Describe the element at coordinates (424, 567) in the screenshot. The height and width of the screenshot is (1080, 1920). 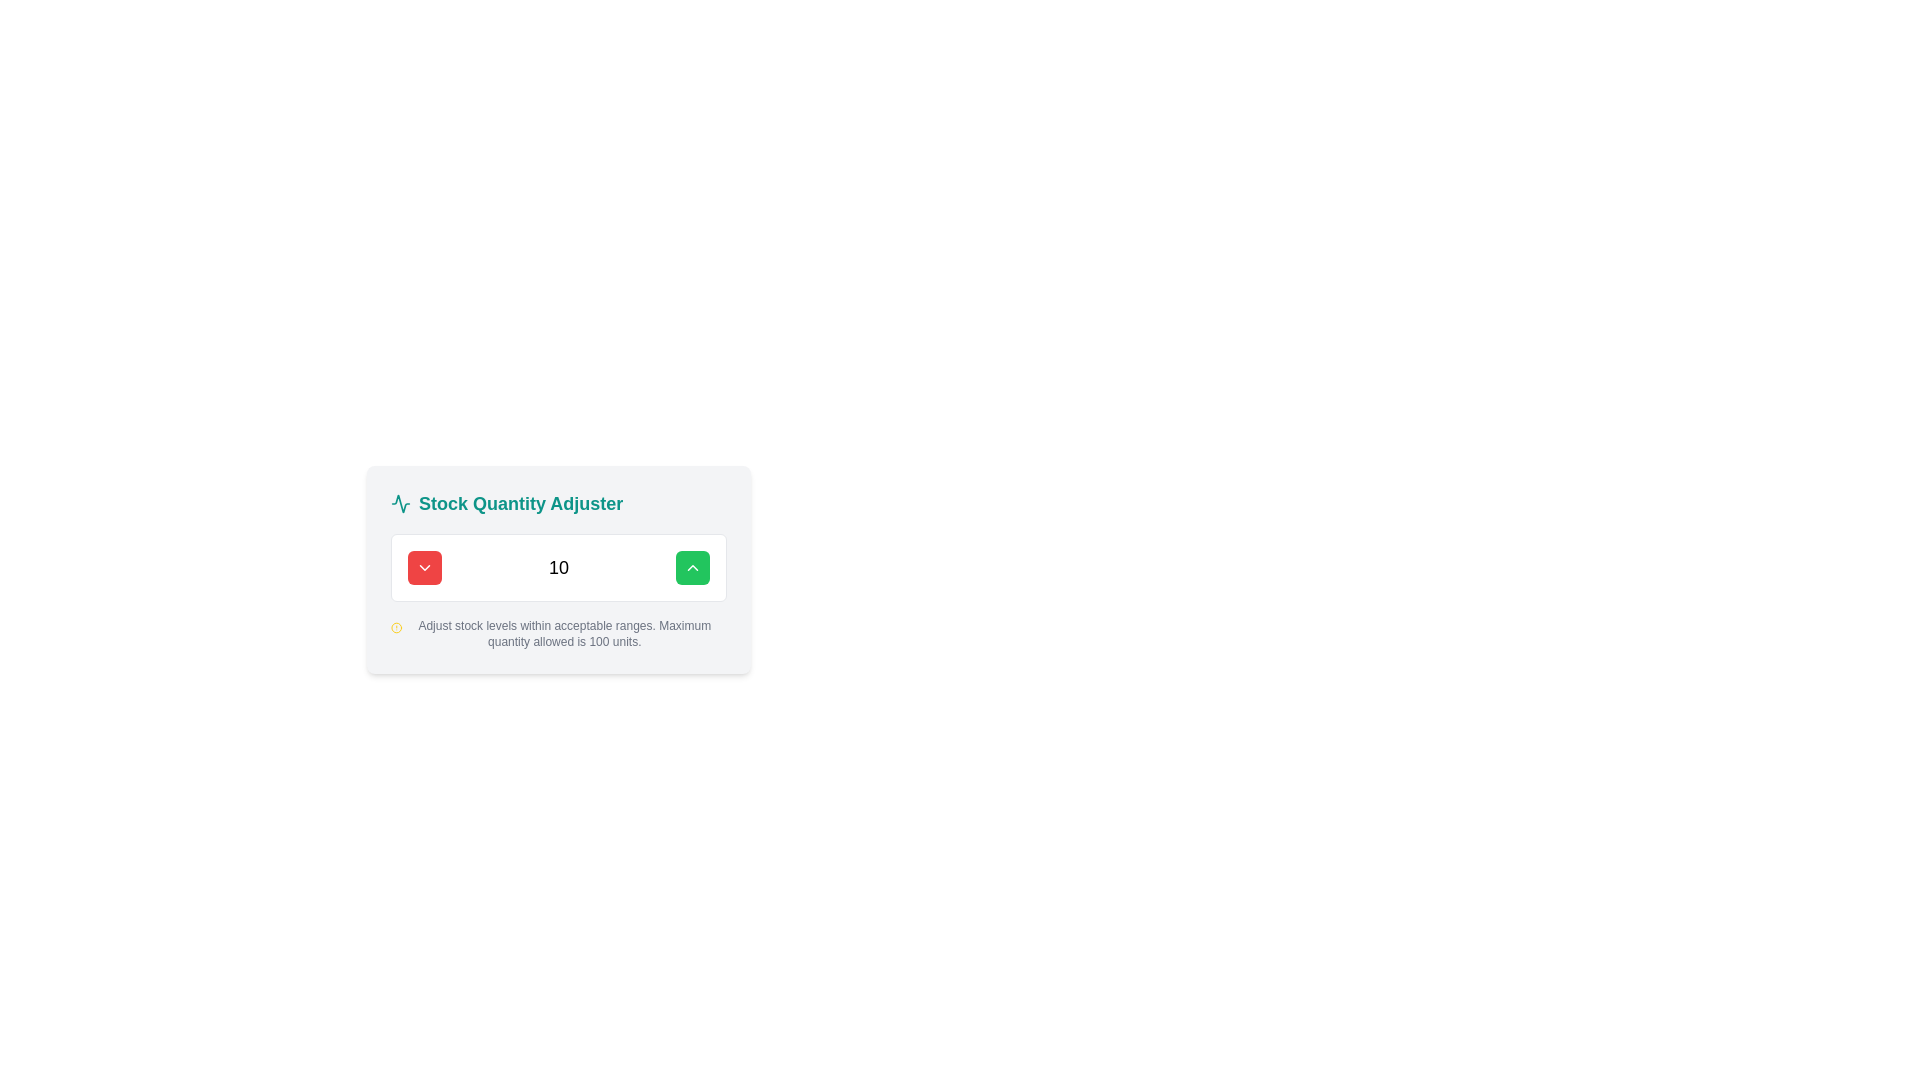
I see `the decrement icon located centrally within the red button on the left side of the numeric adjuster interface to initiate a decrement action` at that location.